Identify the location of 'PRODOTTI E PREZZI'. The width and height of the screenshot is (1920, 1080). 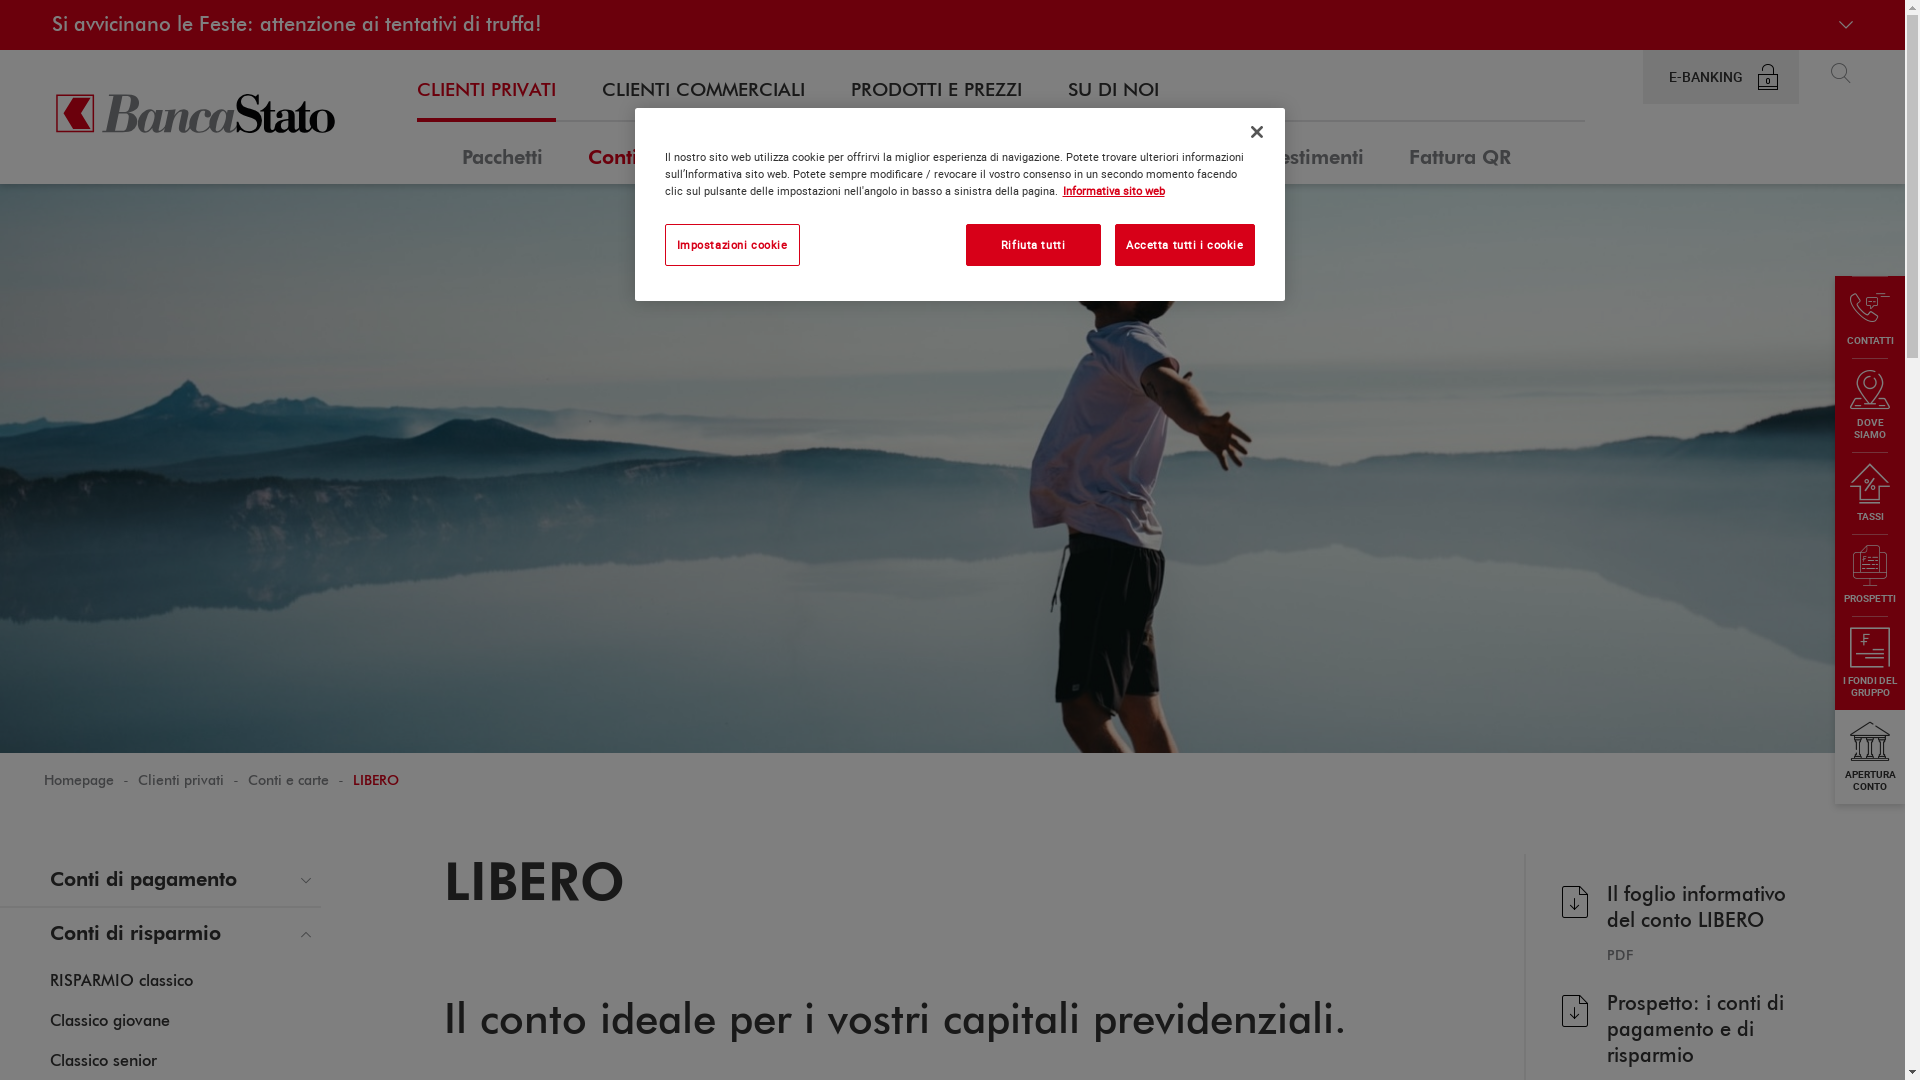
(935, 91).